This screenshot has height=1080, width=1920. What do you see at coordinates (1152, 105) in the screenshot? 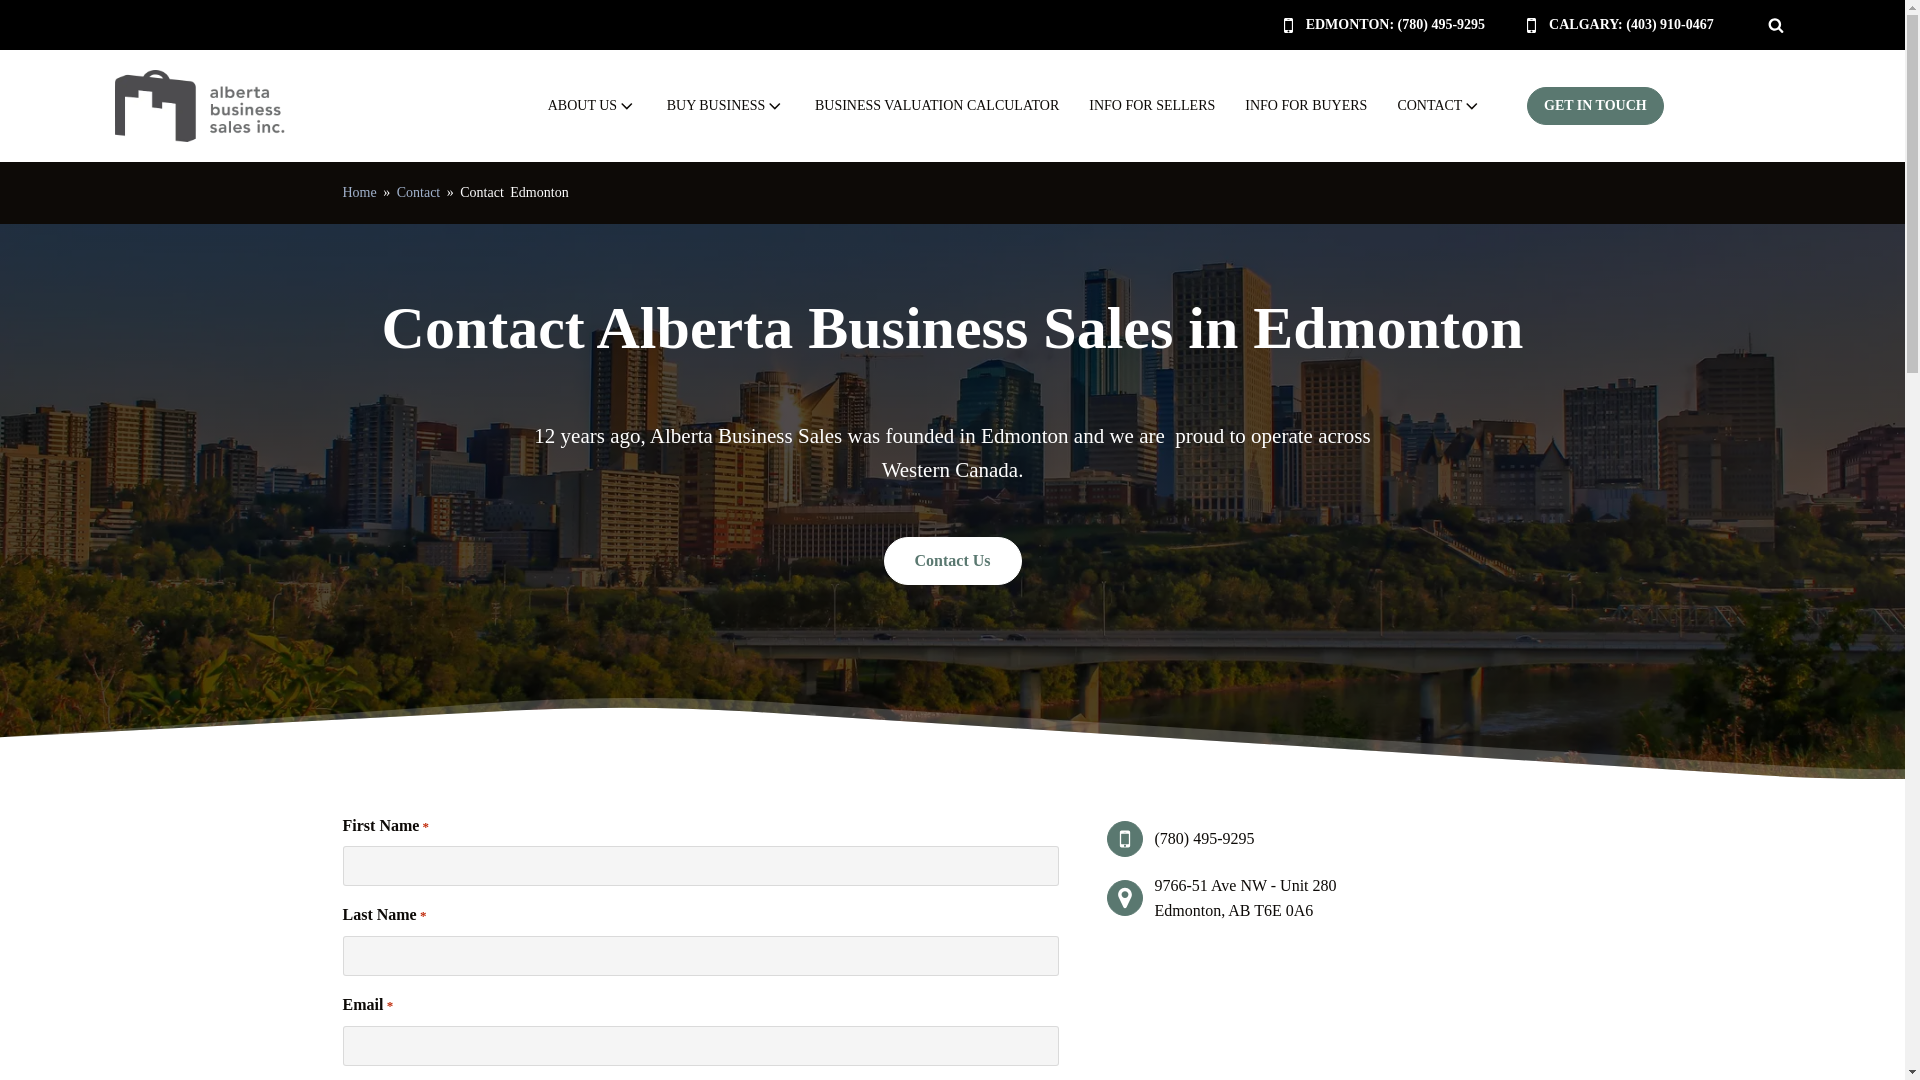
I see `'INFO FOR SELLERS'` at bounding box center [1152, 105].